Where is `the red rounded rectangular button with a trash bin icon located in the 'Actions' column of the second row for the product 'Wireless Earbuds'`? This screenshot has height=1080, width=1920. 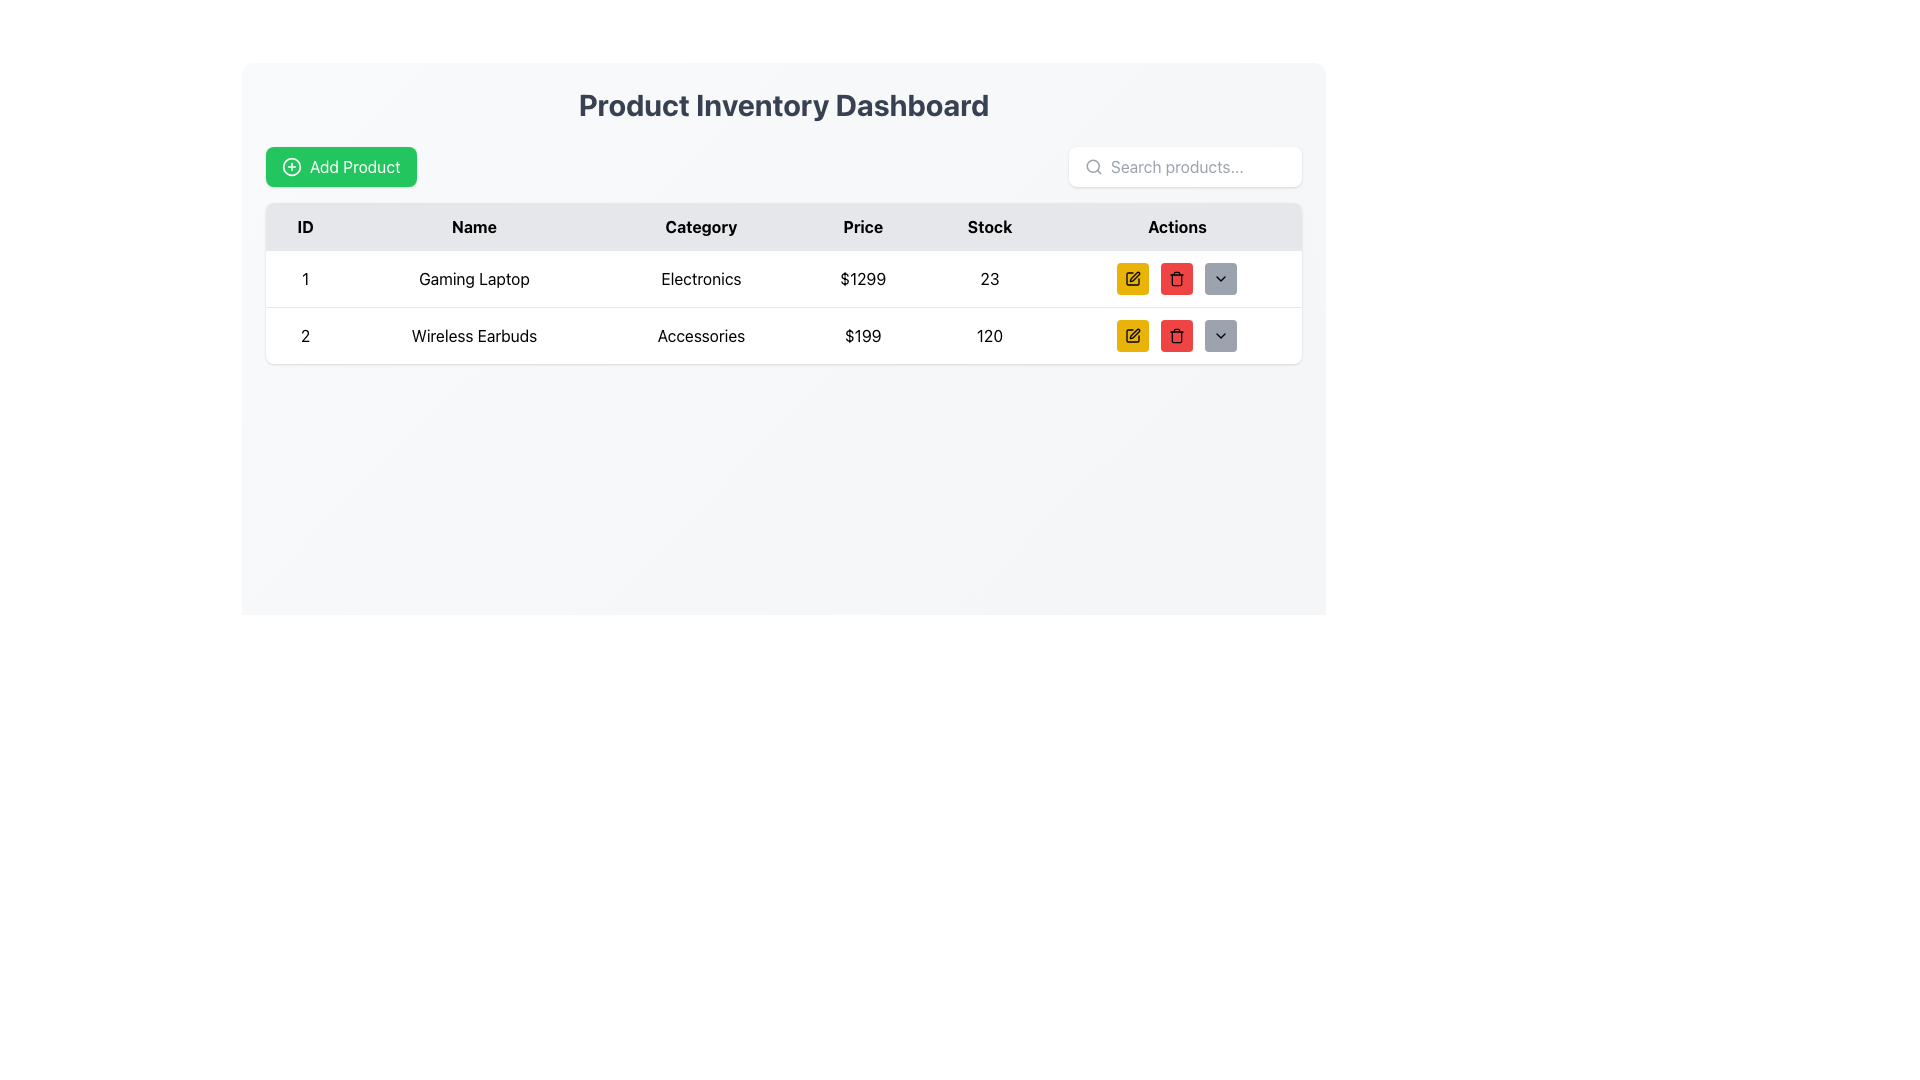
the red rounded rectangular button with a trash bin icon located in the 'Actions' column of the second row for the product 'Wireless Earbuds' is located at coordinates (1177, 278).